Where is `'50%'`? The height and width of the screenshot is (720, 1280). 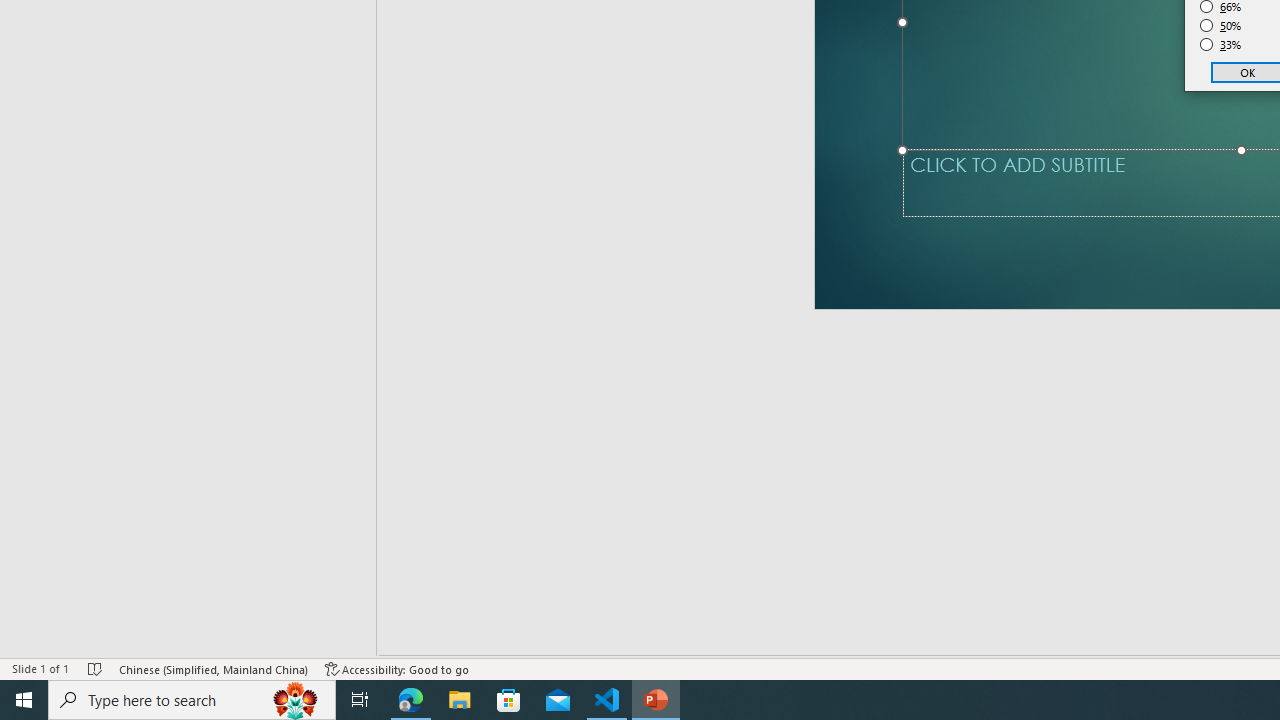 '50%' is located at coordinates (1220, 25).